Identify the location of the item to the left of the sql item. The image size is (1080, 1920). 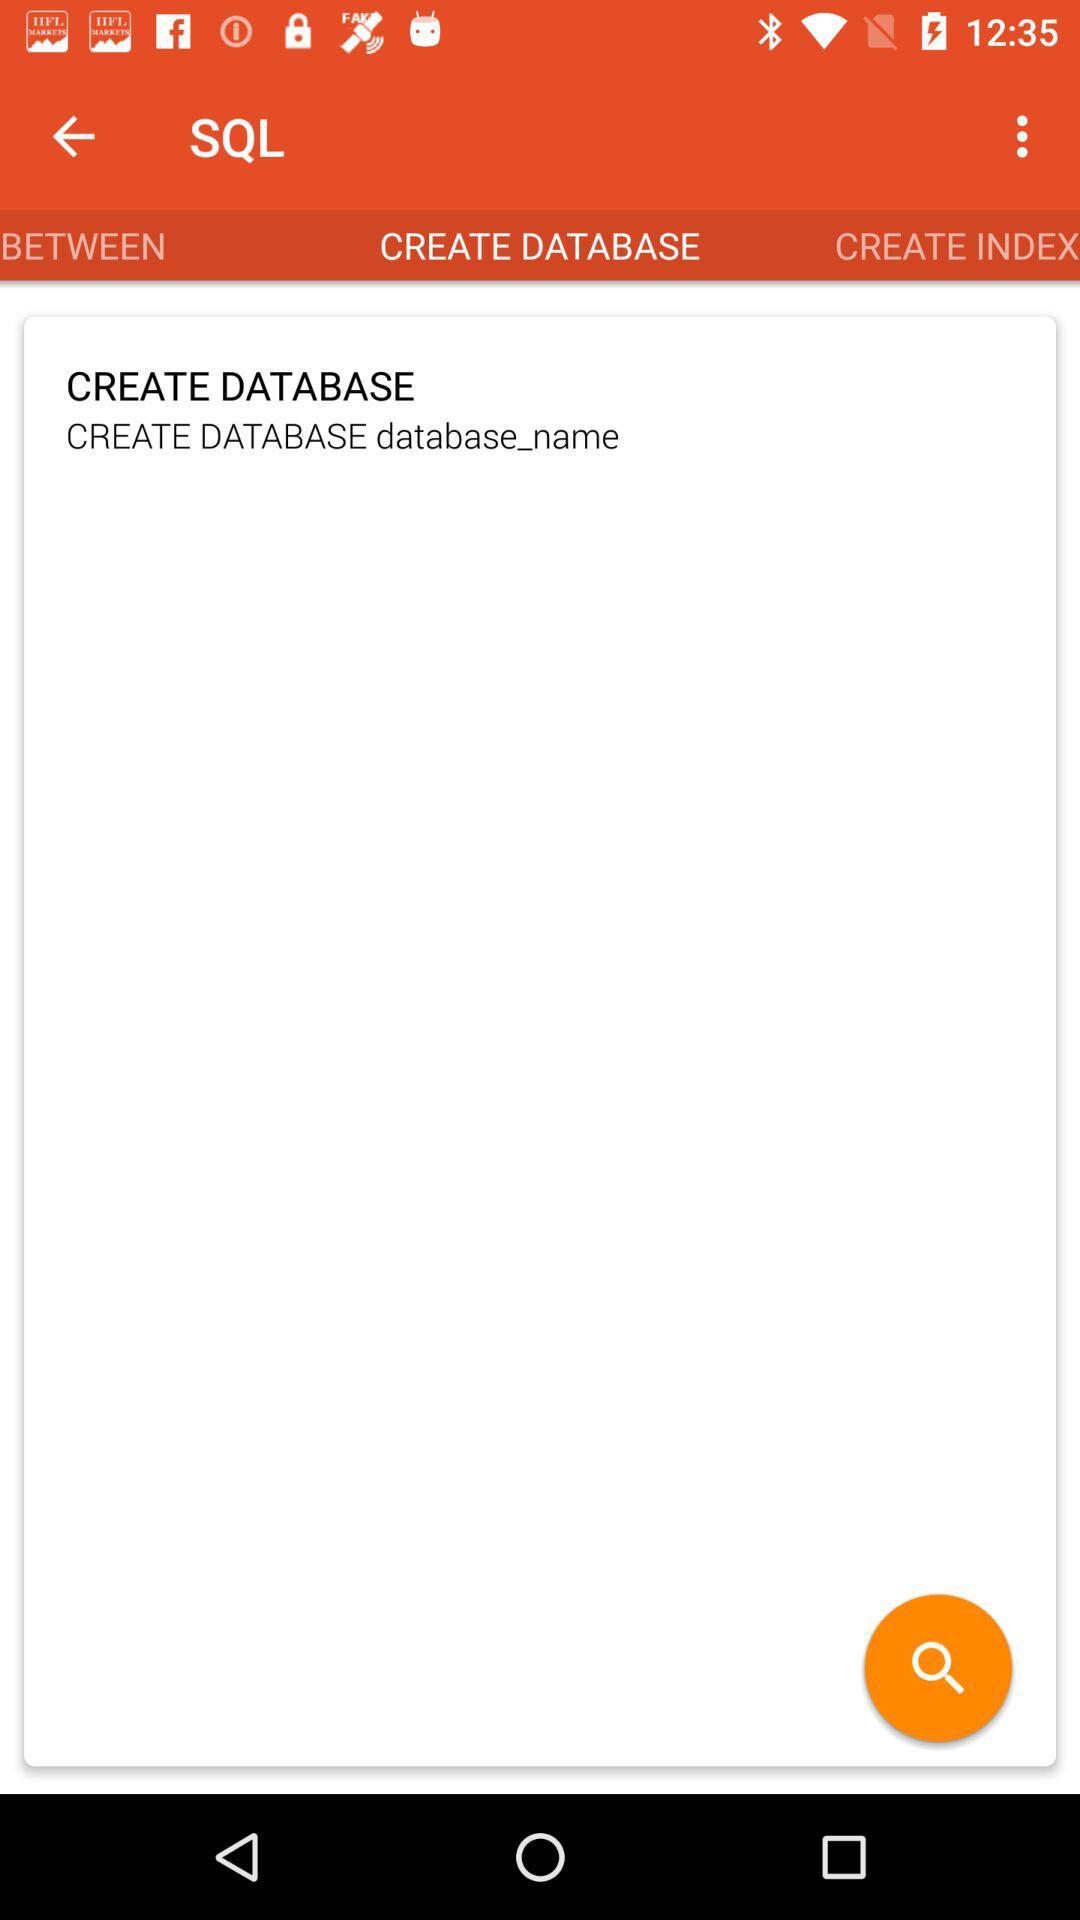
(72, 135).